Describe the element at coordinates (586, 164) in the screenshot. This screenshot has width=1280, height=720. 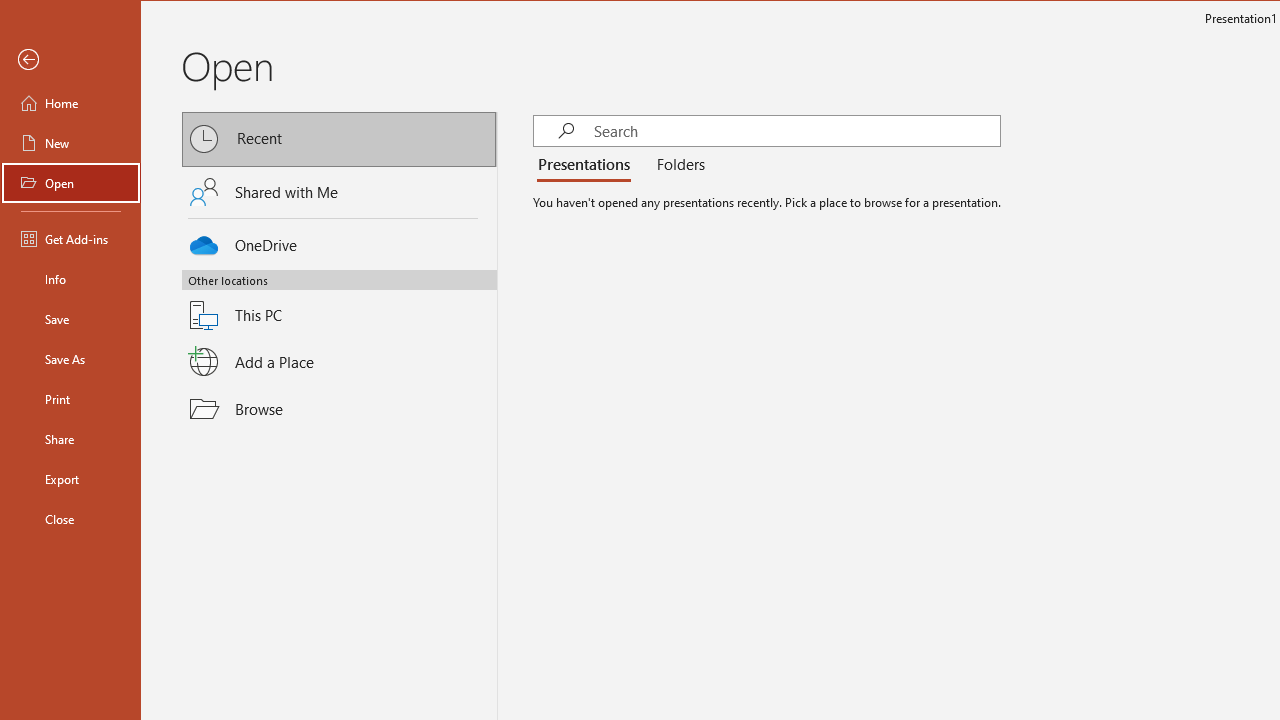
I see `'Presentations'` at that location.